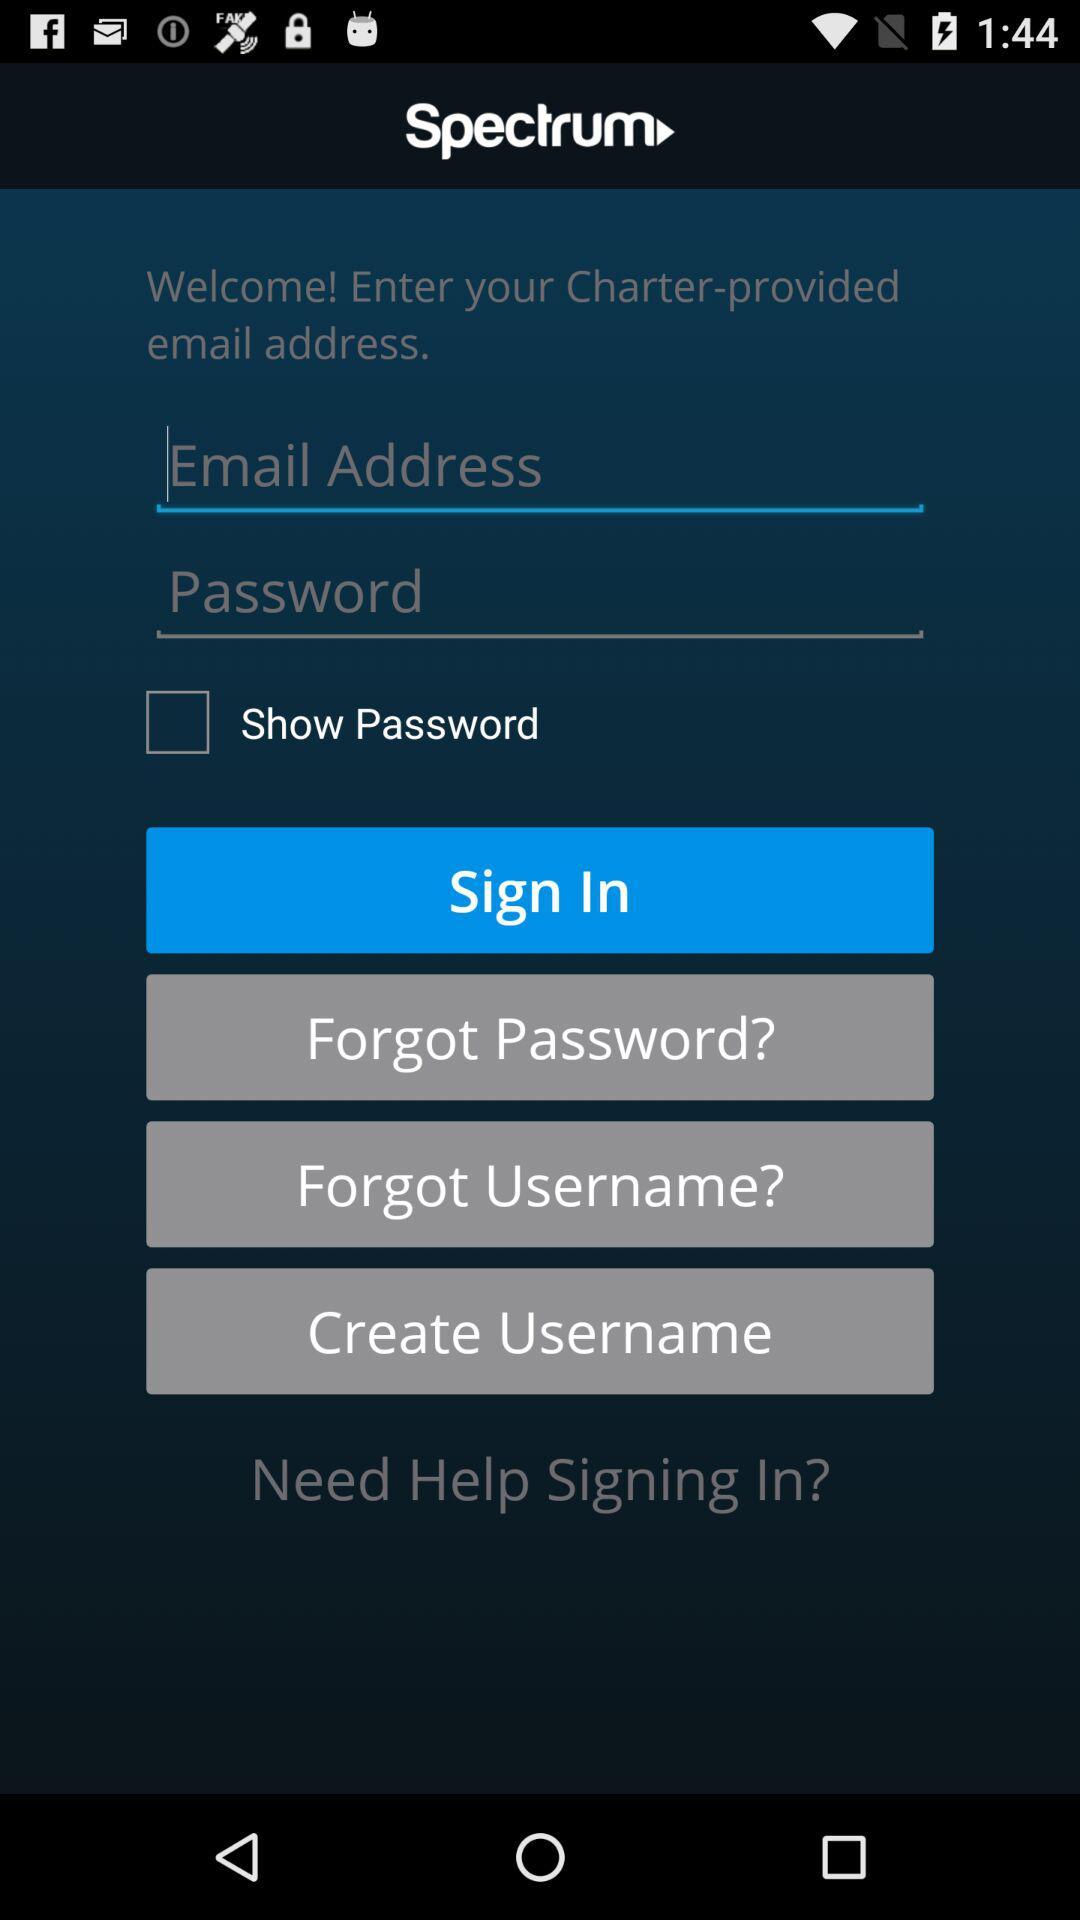  I want to click on the show password, so click(342, 721).